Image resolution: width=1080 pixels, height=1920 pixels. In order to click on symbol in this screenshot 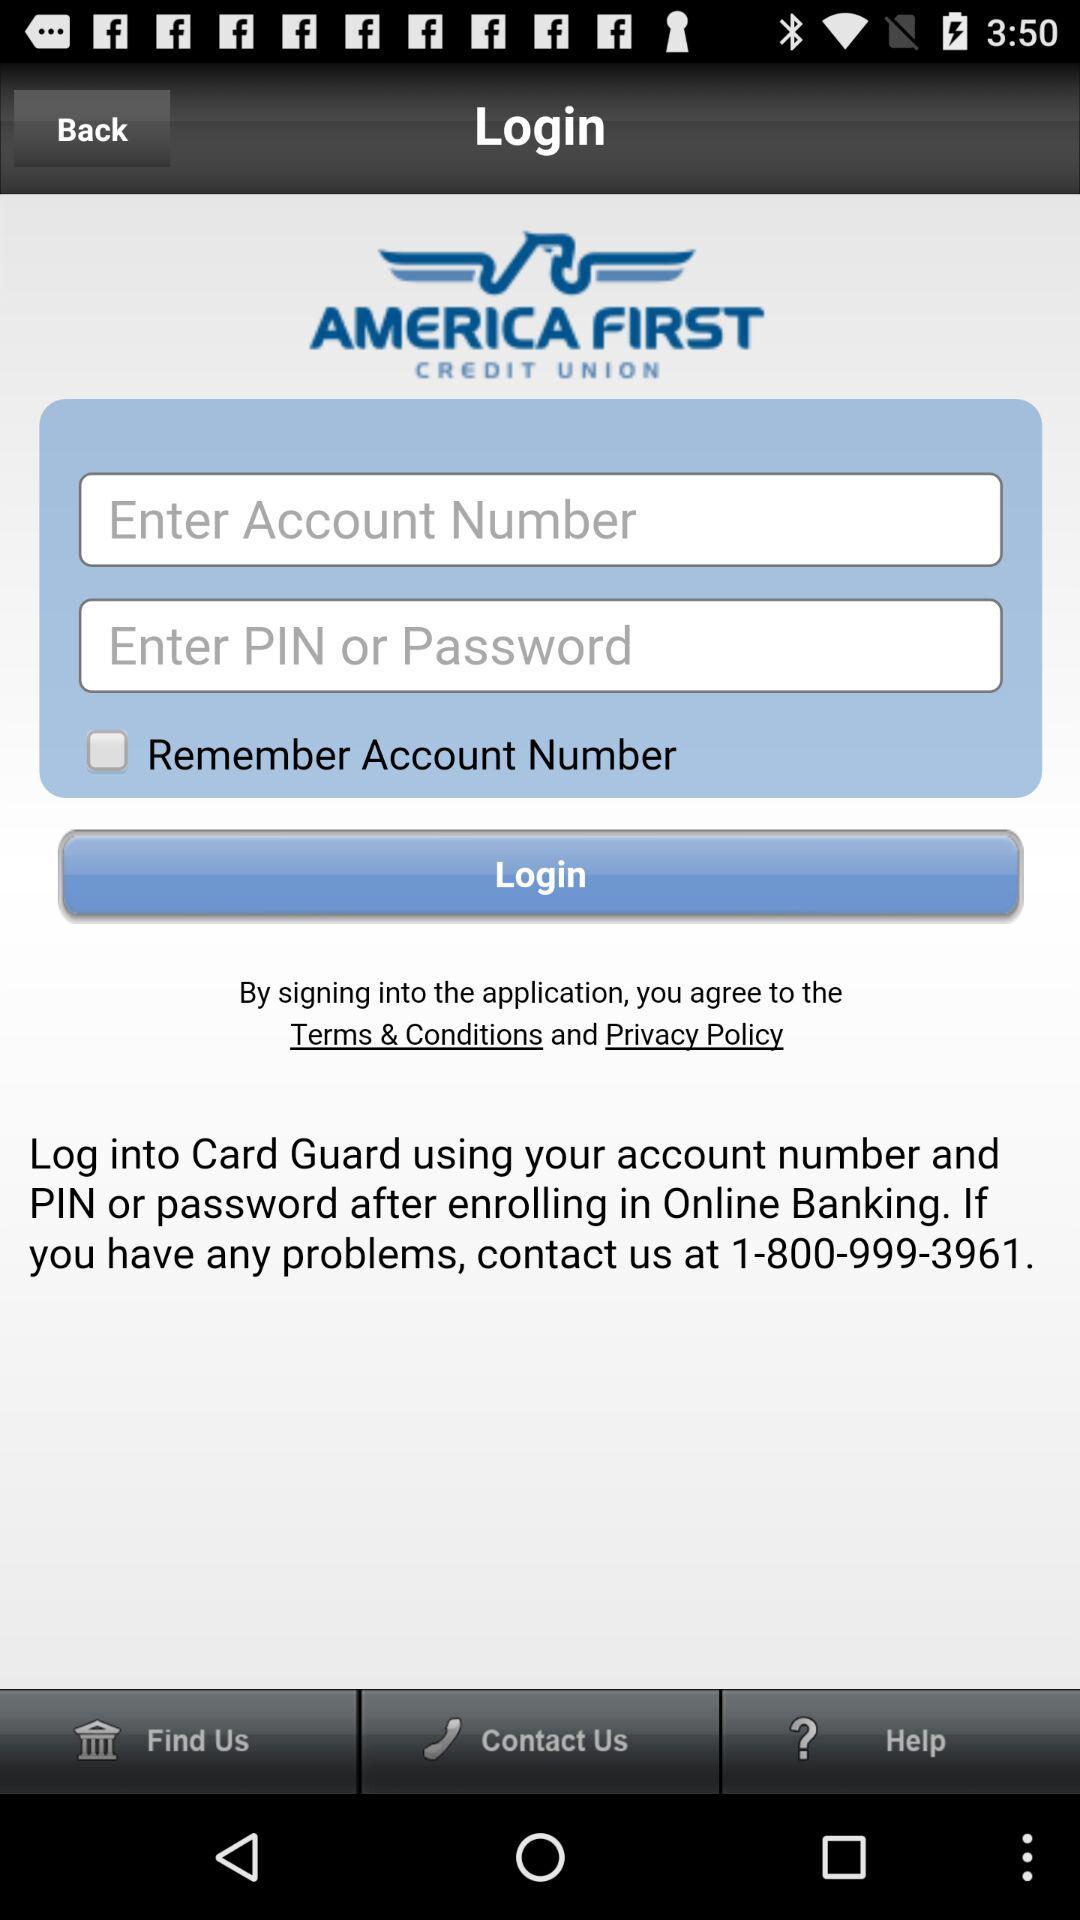, I will do `click(901, 1740)`.